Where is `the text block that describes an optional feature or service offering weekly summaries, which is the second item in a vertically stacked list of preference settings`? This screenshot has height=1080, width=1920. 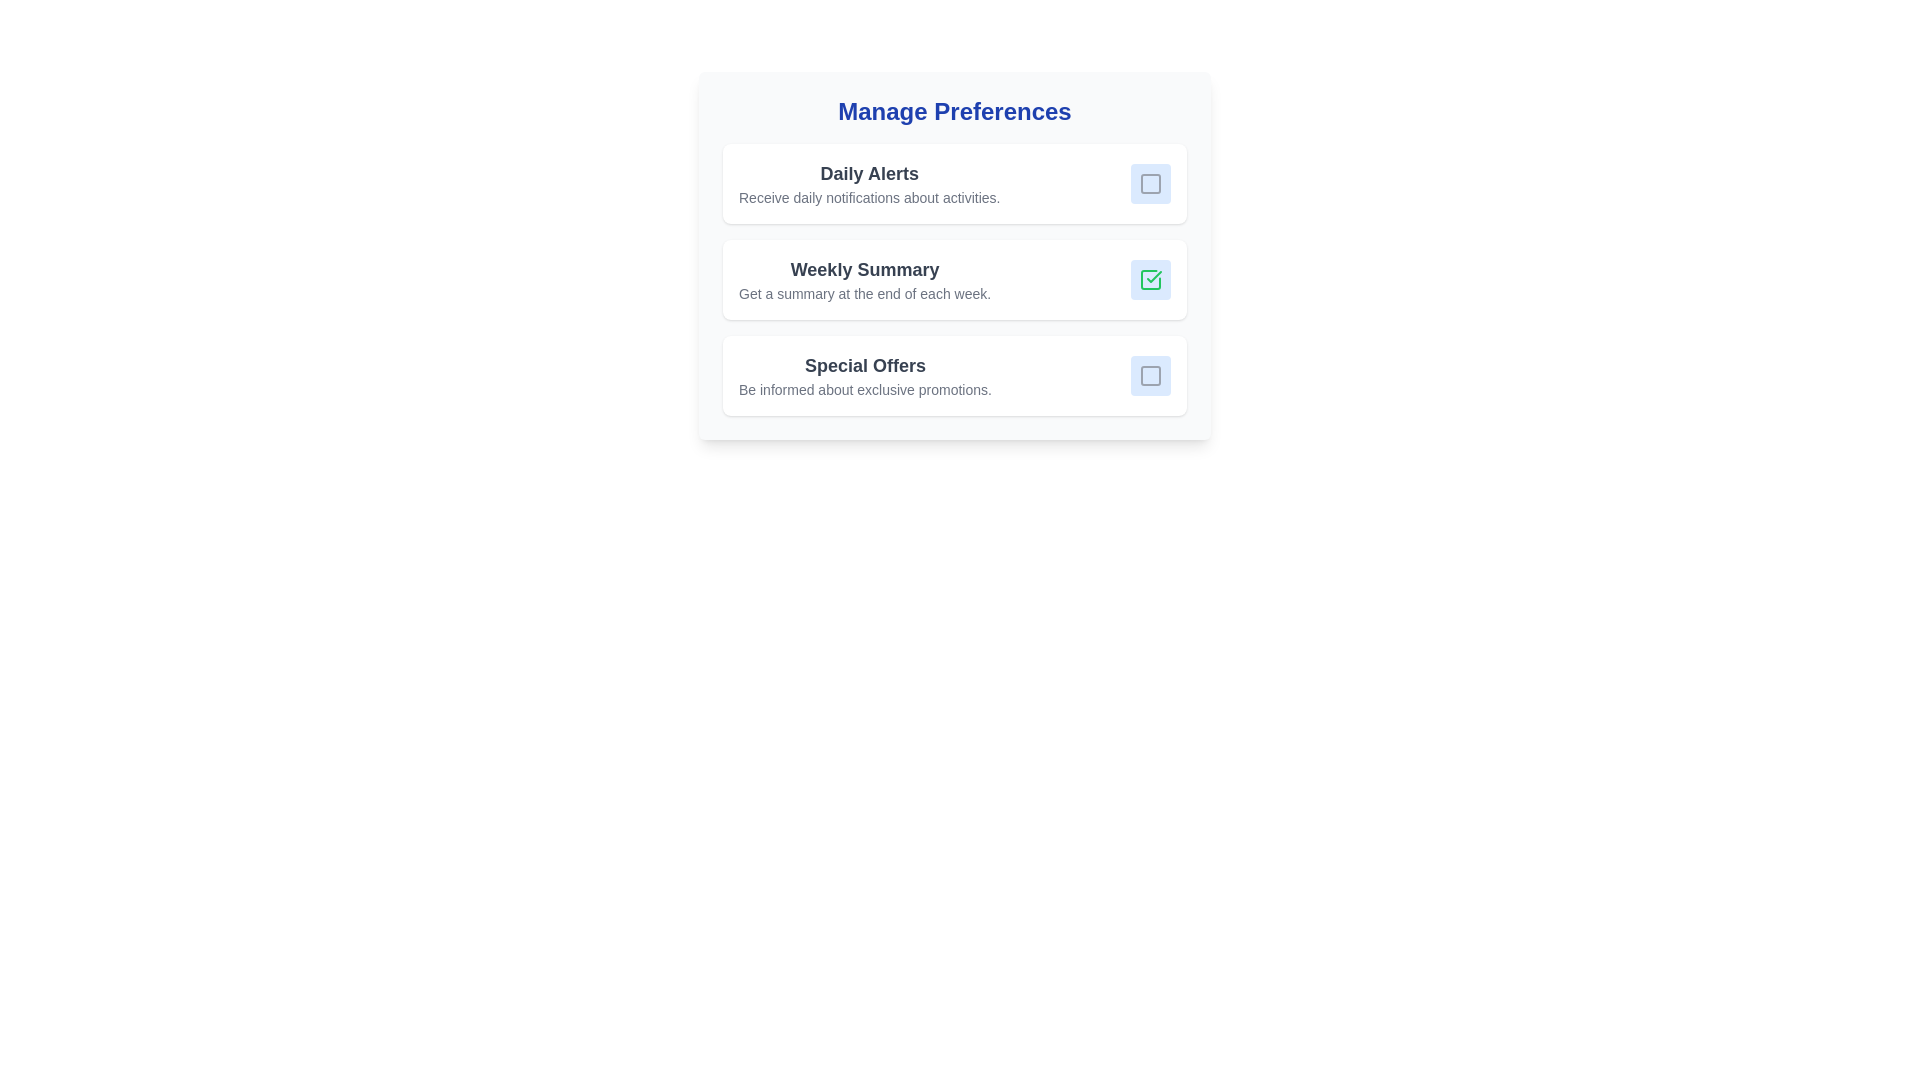
the text block that describes an optional feature or service offering weekly summaries, which is the second item in a vertically stacked list of preference settings is located at coordinates (865, 280).